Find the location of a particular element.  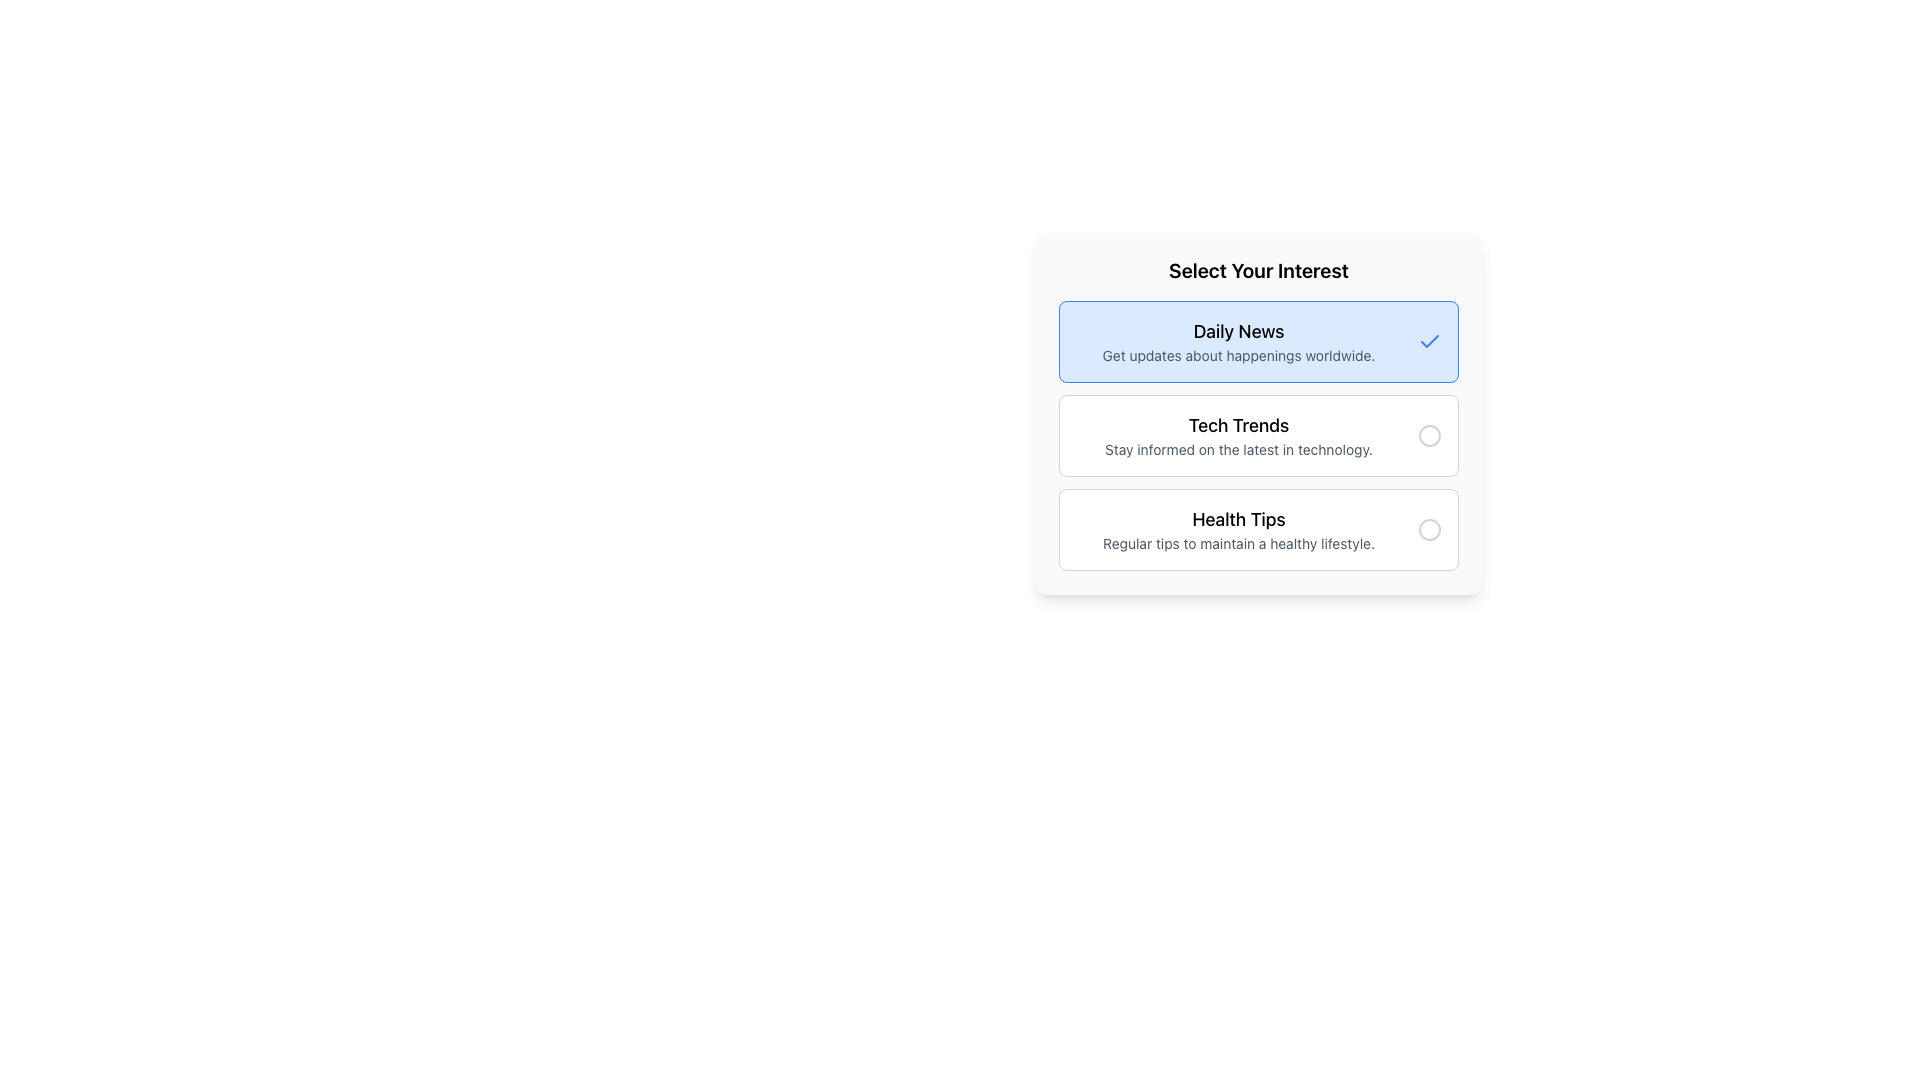

the first list item titled 'Select Your Interest' is located at coordinates (1237, 341).